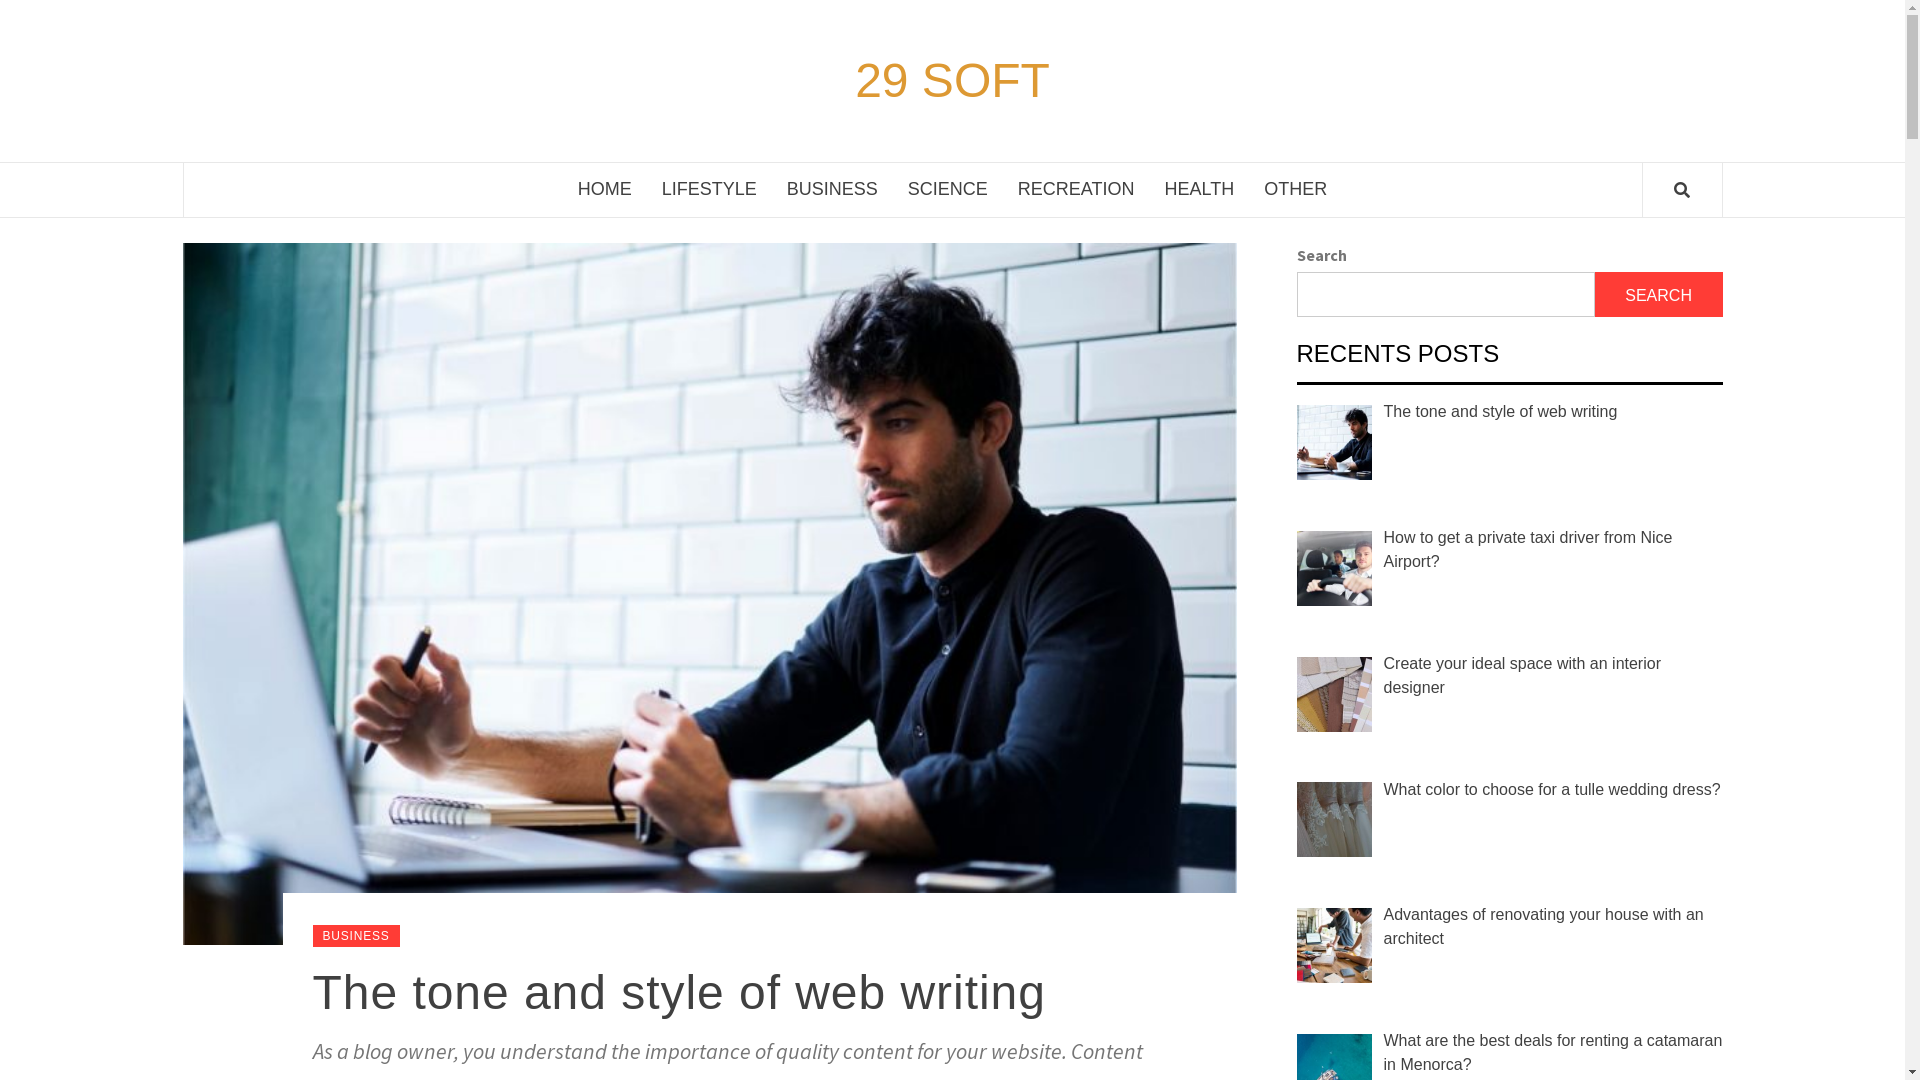 This screenshot has height=1080, width=1920. Describe the element at coordinates (832, 189) in the screenshot. I see `'BUSINESS'` at that location.